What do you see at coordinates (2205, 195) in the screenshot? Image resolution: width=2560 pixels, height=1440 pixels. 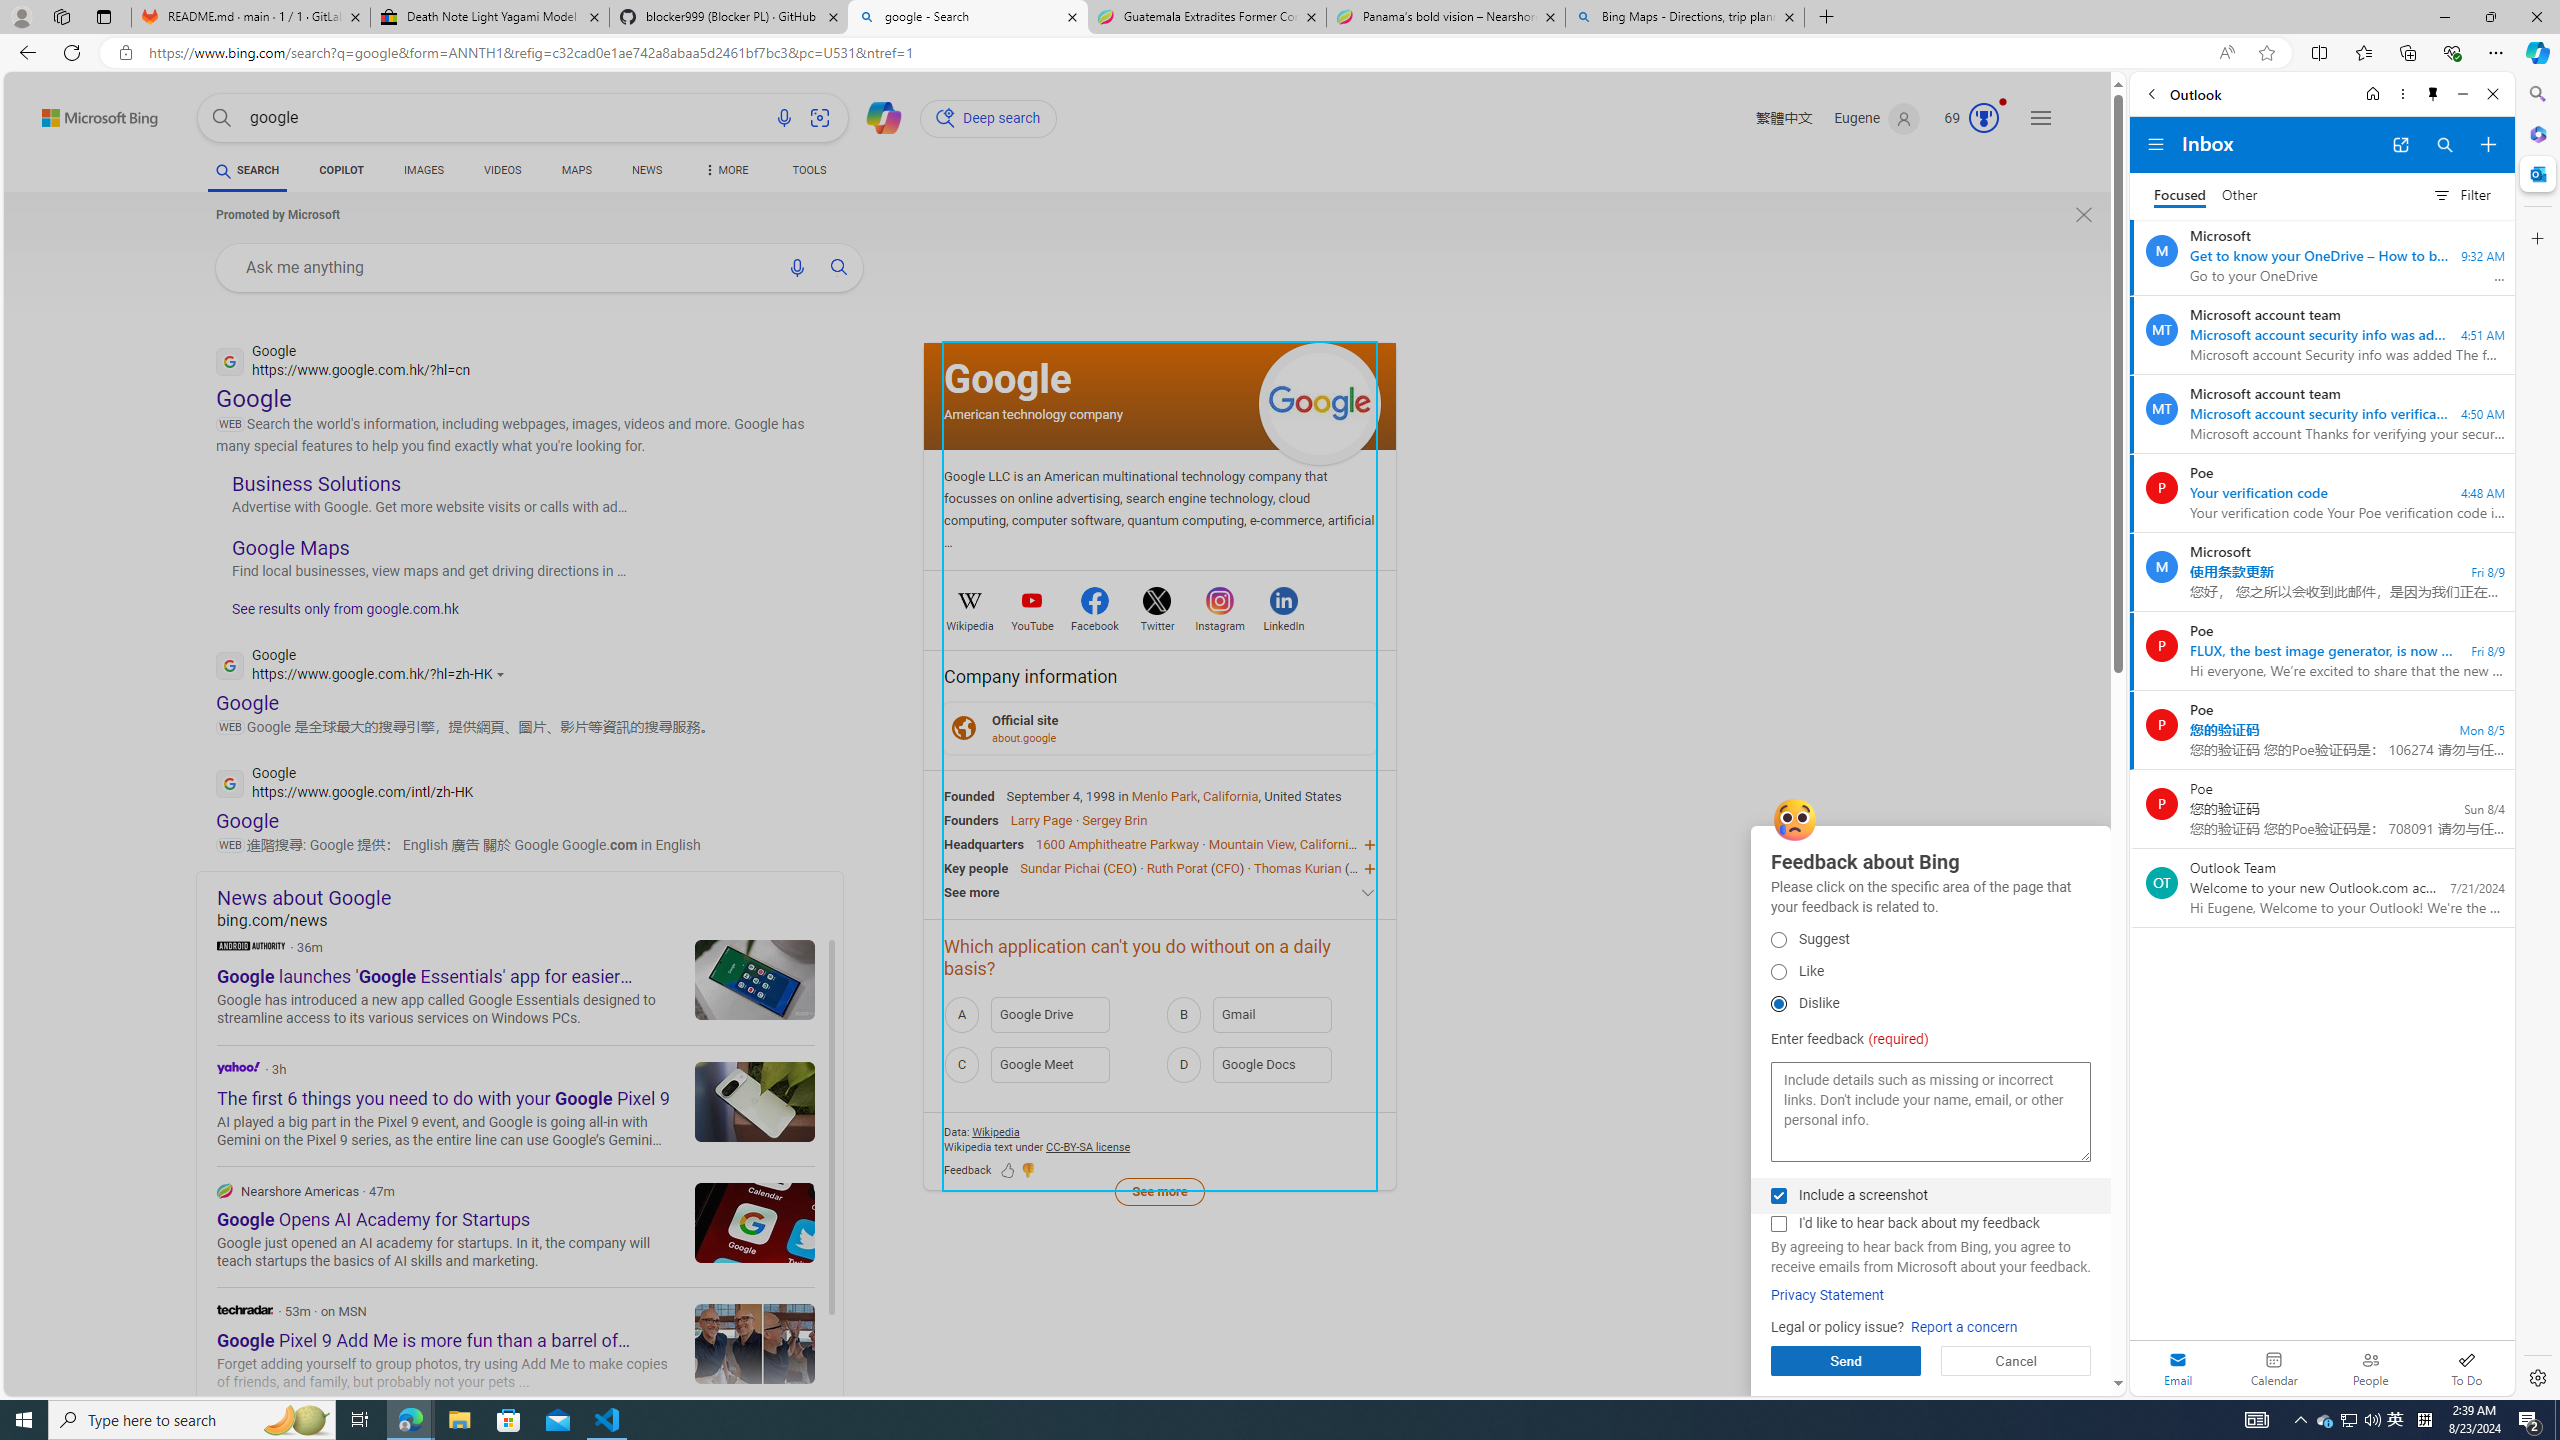 I see `'Focused Inbox, toggle to go to Other Inbox'` at bounding box center [2205, 195].